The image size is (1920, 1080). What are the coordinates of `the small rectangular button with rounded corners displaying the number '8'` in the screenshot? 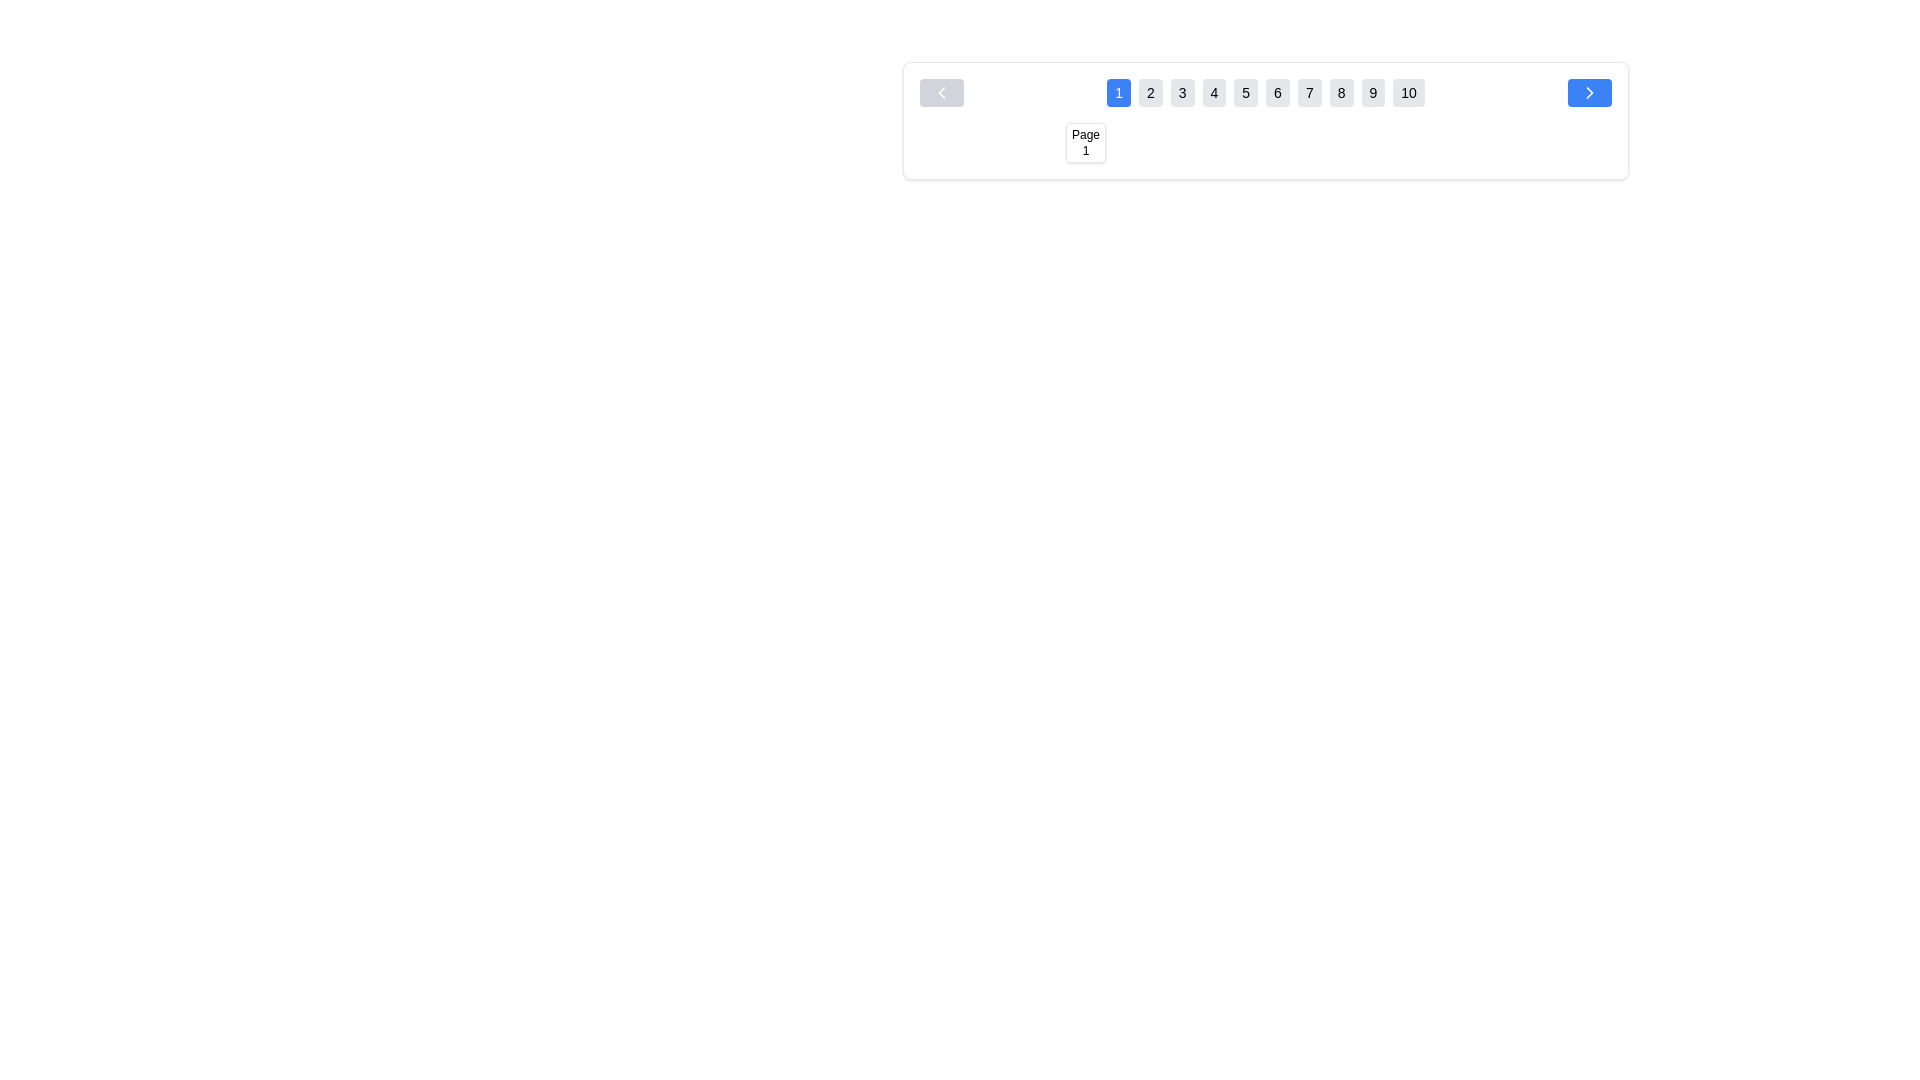 It's located at (1341, 92).